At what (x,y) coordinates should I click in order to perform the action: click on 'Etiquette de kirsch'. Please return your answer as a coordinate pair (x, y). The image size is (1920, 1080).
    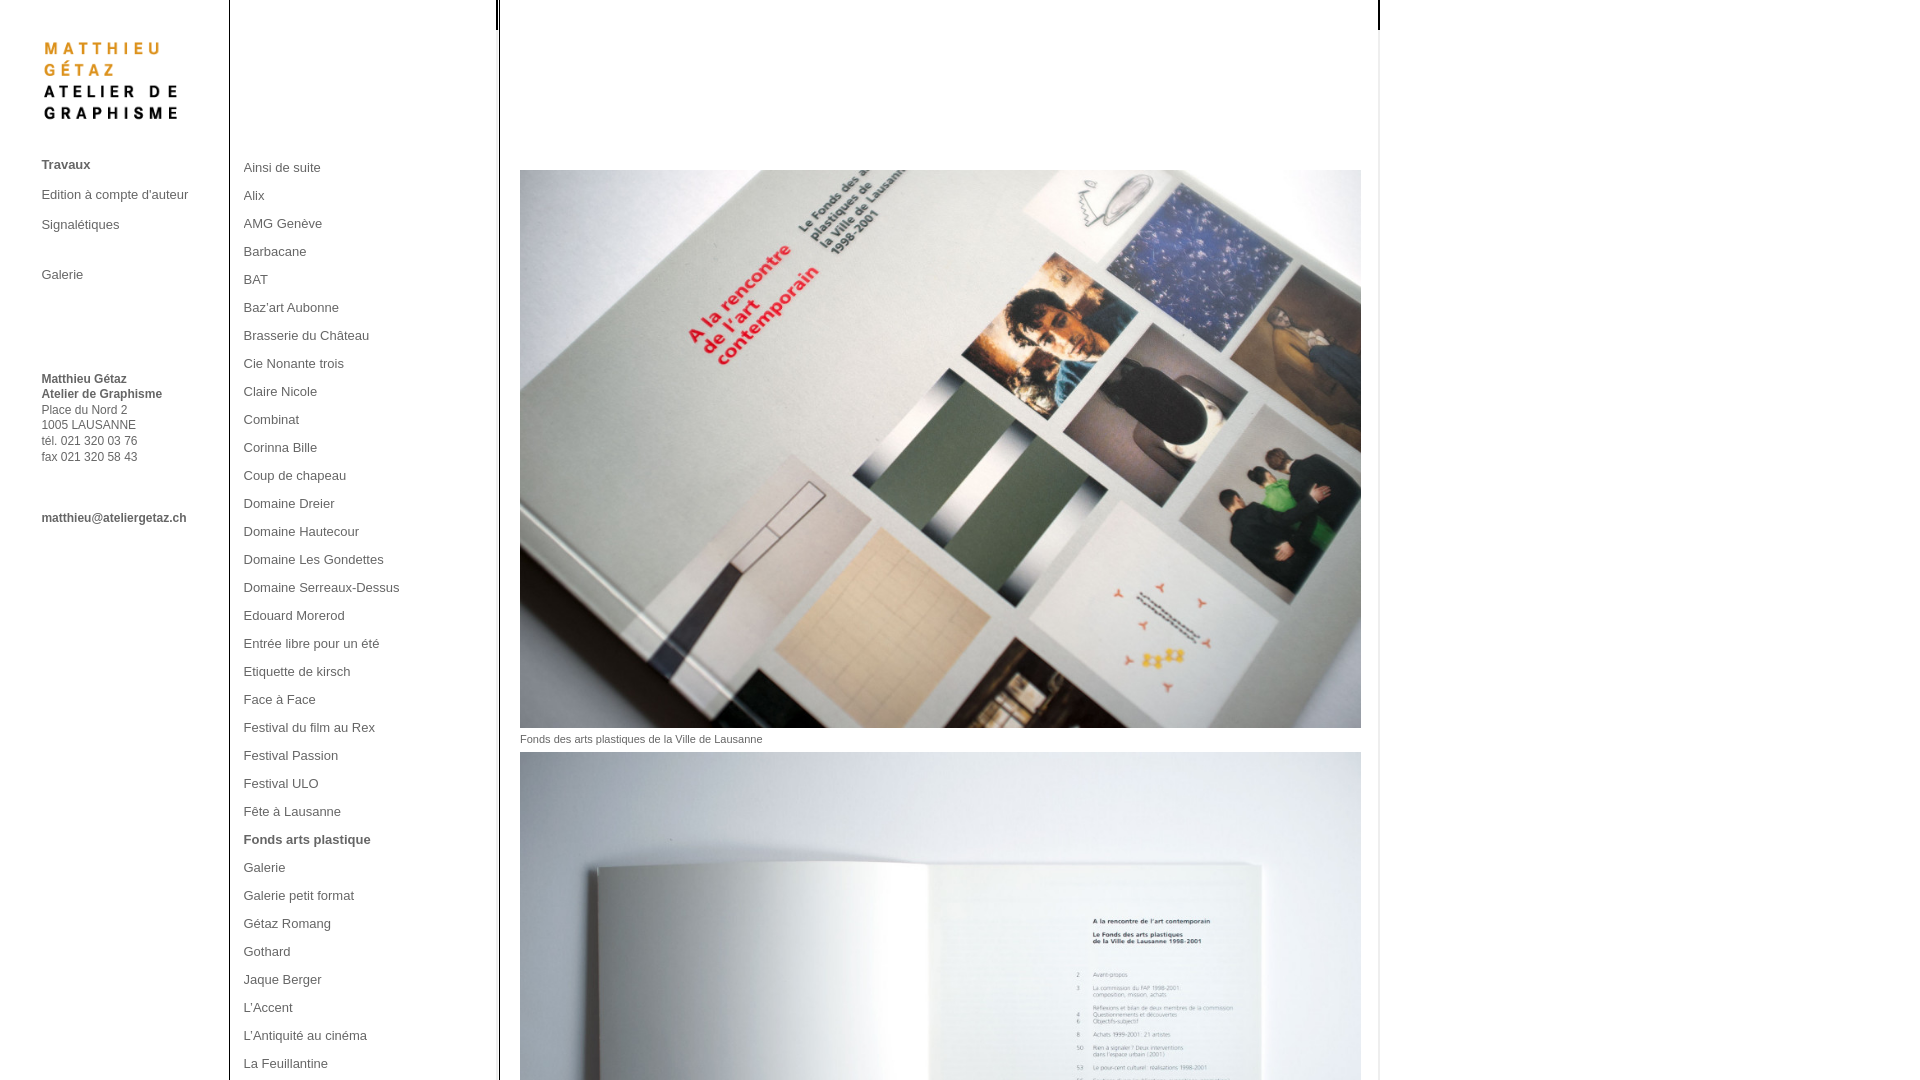
    Looking at the image, I should click on (296, 671).